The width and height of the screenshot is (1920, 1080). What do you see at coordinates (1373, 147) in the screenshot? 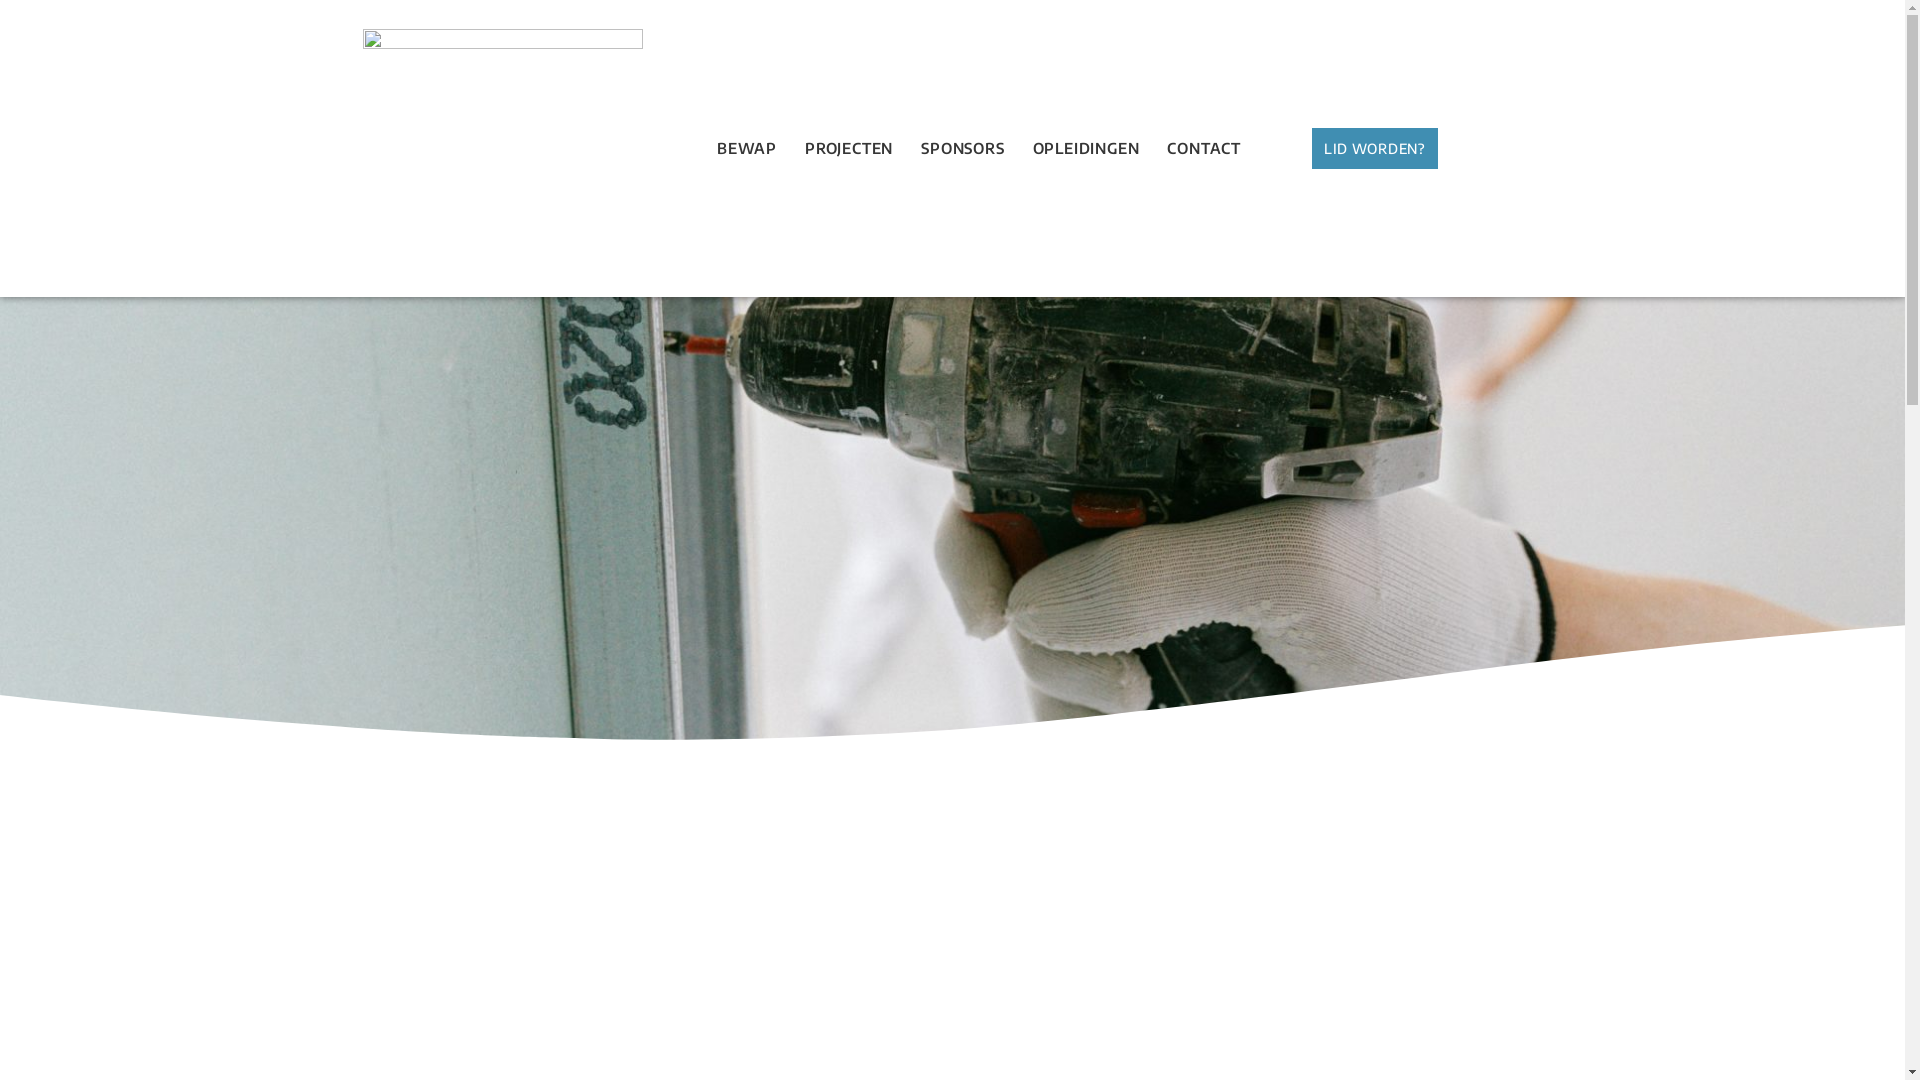
I see `'LID WORDEN?'` at bounding box center [1373, 147].